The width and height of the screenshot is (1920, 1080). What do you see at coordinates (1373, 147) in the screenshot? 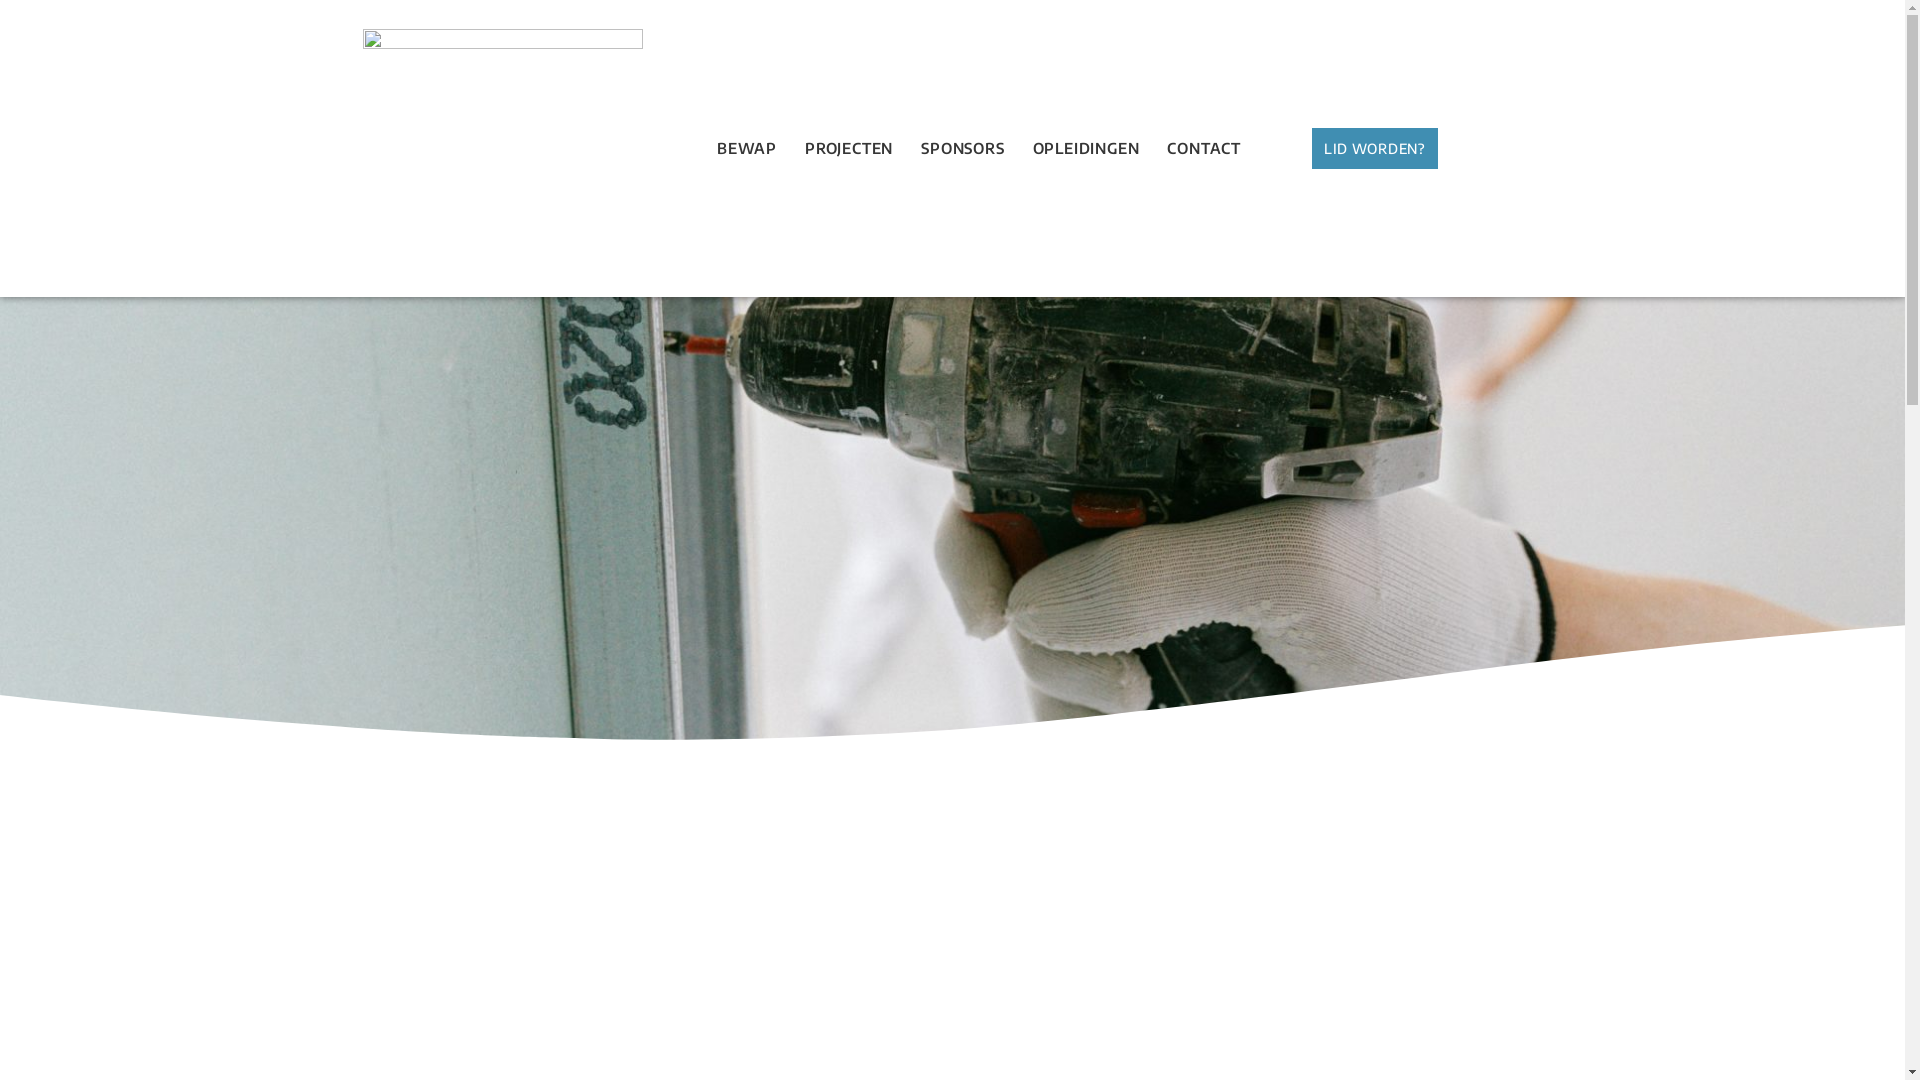
I see `'LID WORDEN?'` at bounding box center [1373, 147].